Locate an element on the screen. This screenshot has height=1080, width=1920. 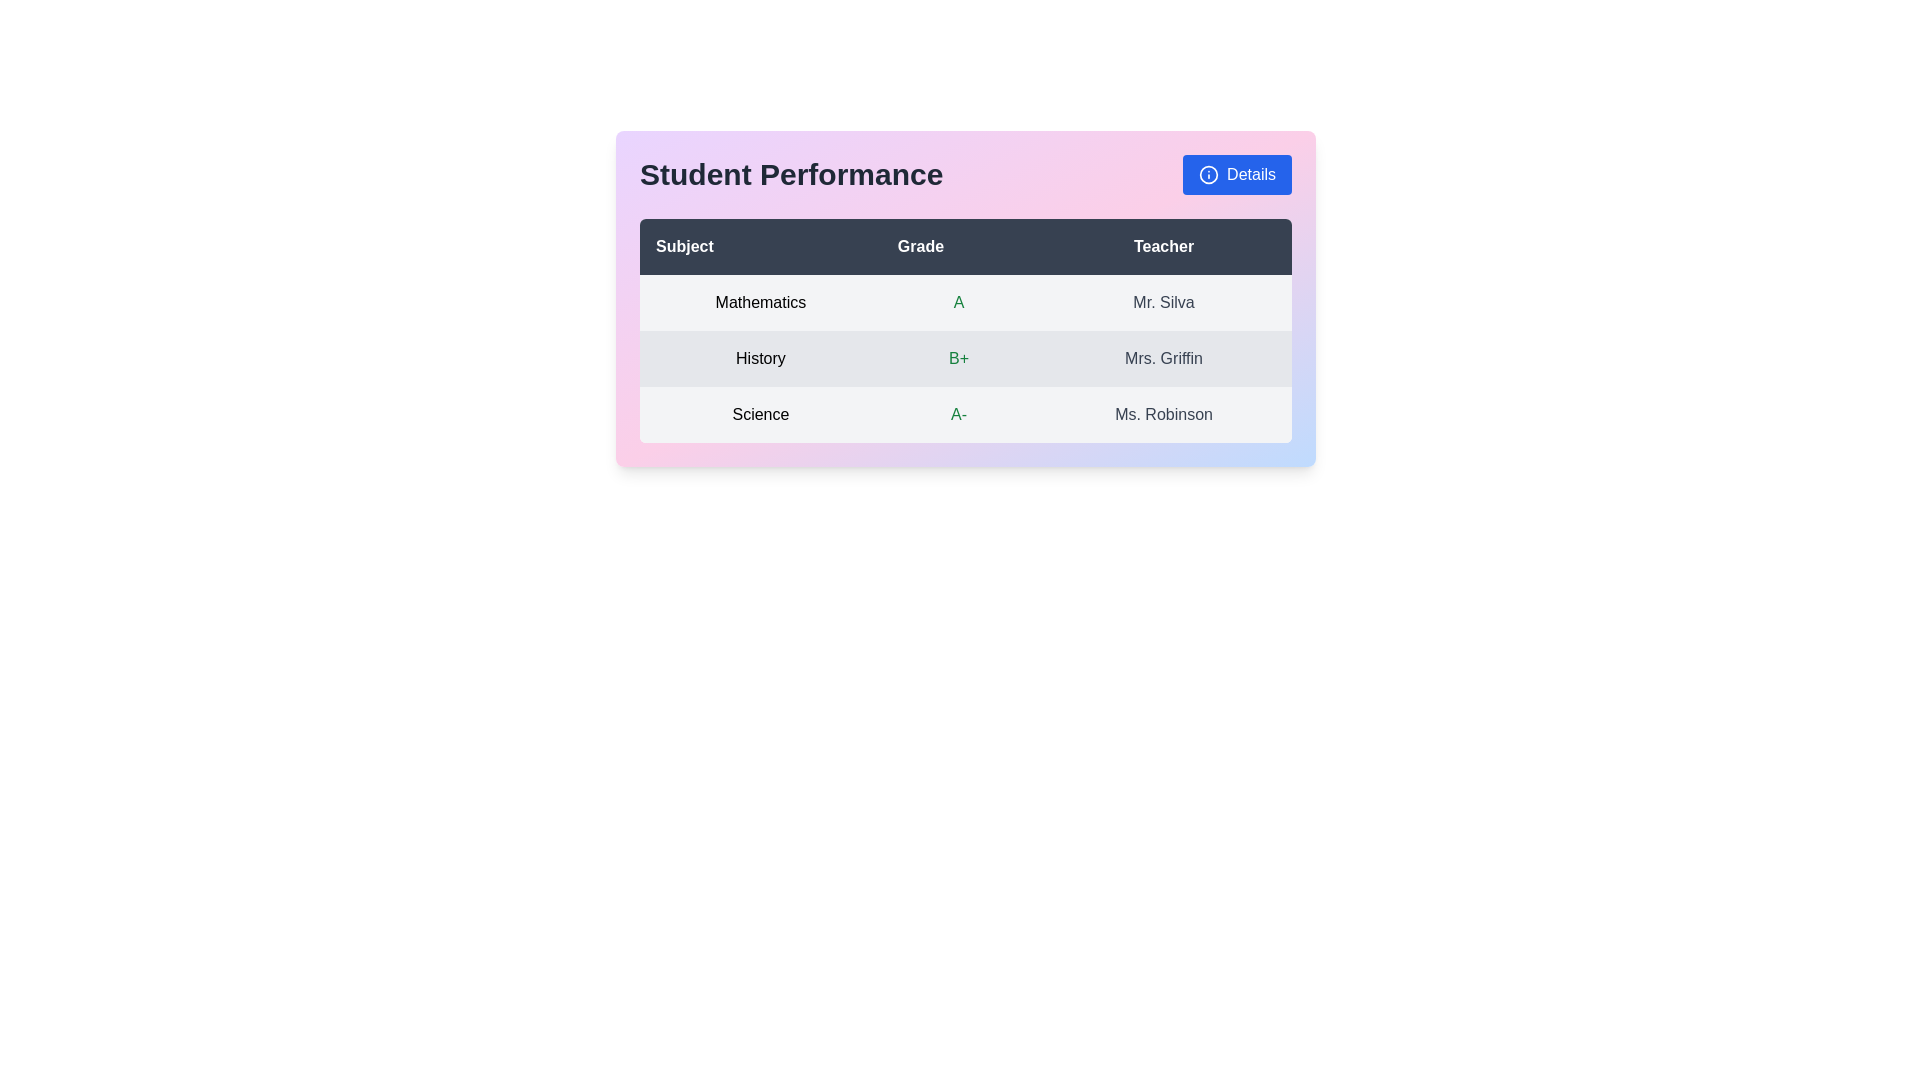
the information icon represented as a circular outline with an 'i' inside, located at the start of the Details button in the upper right corner of the Student Performance card is located at coordinates (1208, 173).